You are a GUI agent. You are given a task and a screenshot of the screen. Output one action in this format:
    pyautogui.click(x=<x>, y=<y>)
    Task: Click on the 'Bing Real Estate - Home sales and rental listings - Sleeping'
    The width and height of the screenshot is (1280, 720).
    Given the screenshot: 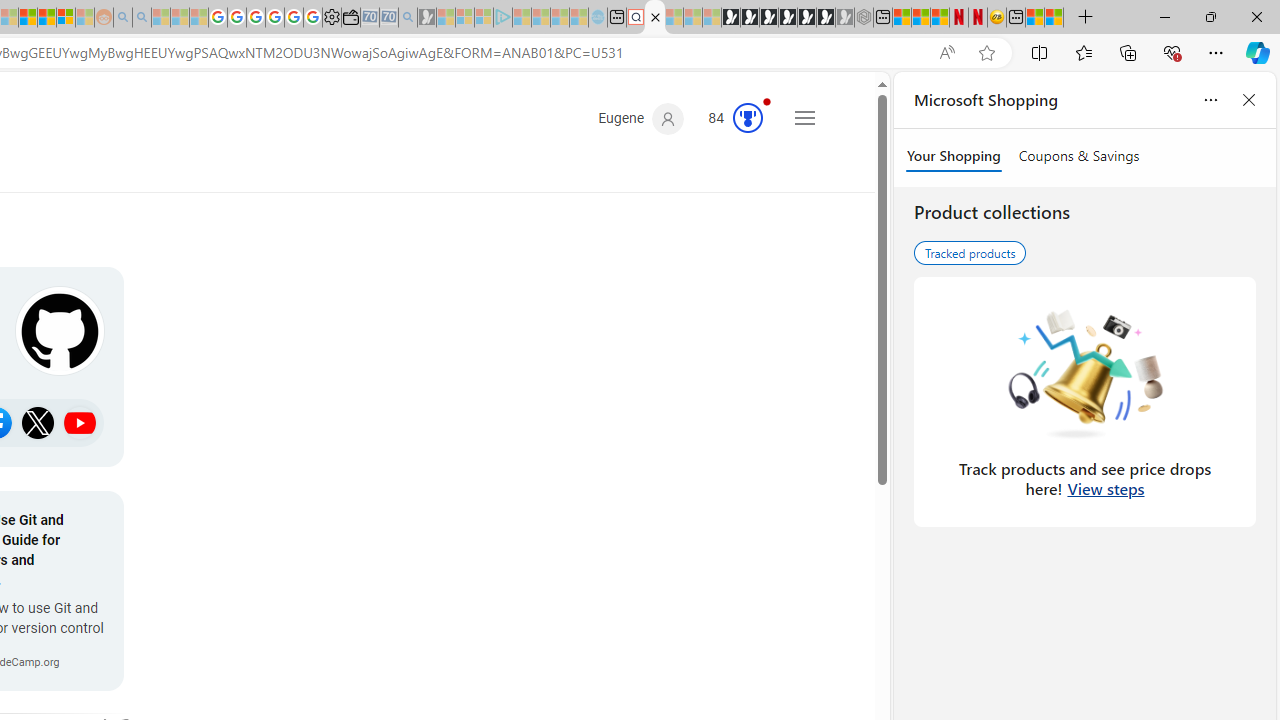 What is the action you would take?
    pyautogui.click(x=407, y=17)
    